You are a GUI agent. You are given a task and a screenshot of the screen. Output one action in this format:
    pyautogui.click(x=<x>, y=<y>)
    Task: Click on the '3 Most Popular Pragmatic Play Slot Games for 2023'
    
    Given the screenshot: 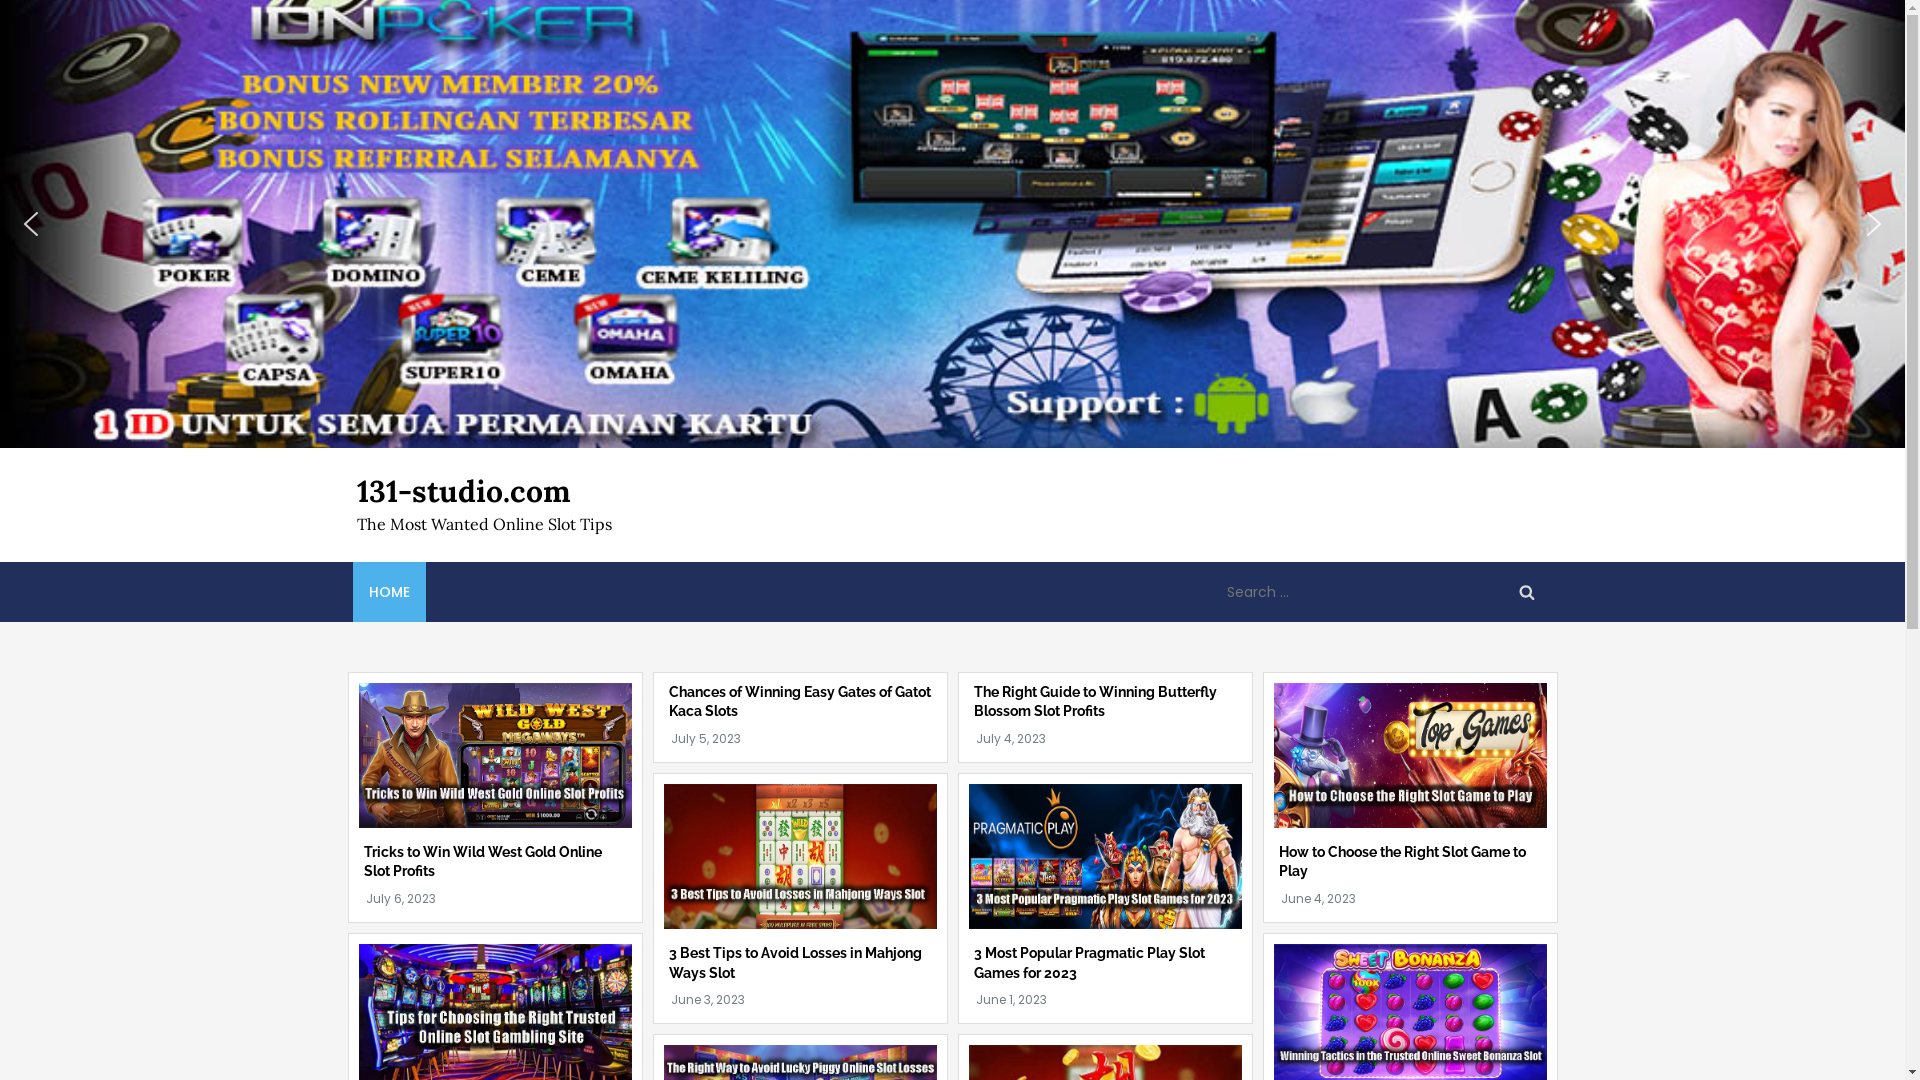 What is the action you would take?
    pyautogui.click(x=1088, y=962)
    